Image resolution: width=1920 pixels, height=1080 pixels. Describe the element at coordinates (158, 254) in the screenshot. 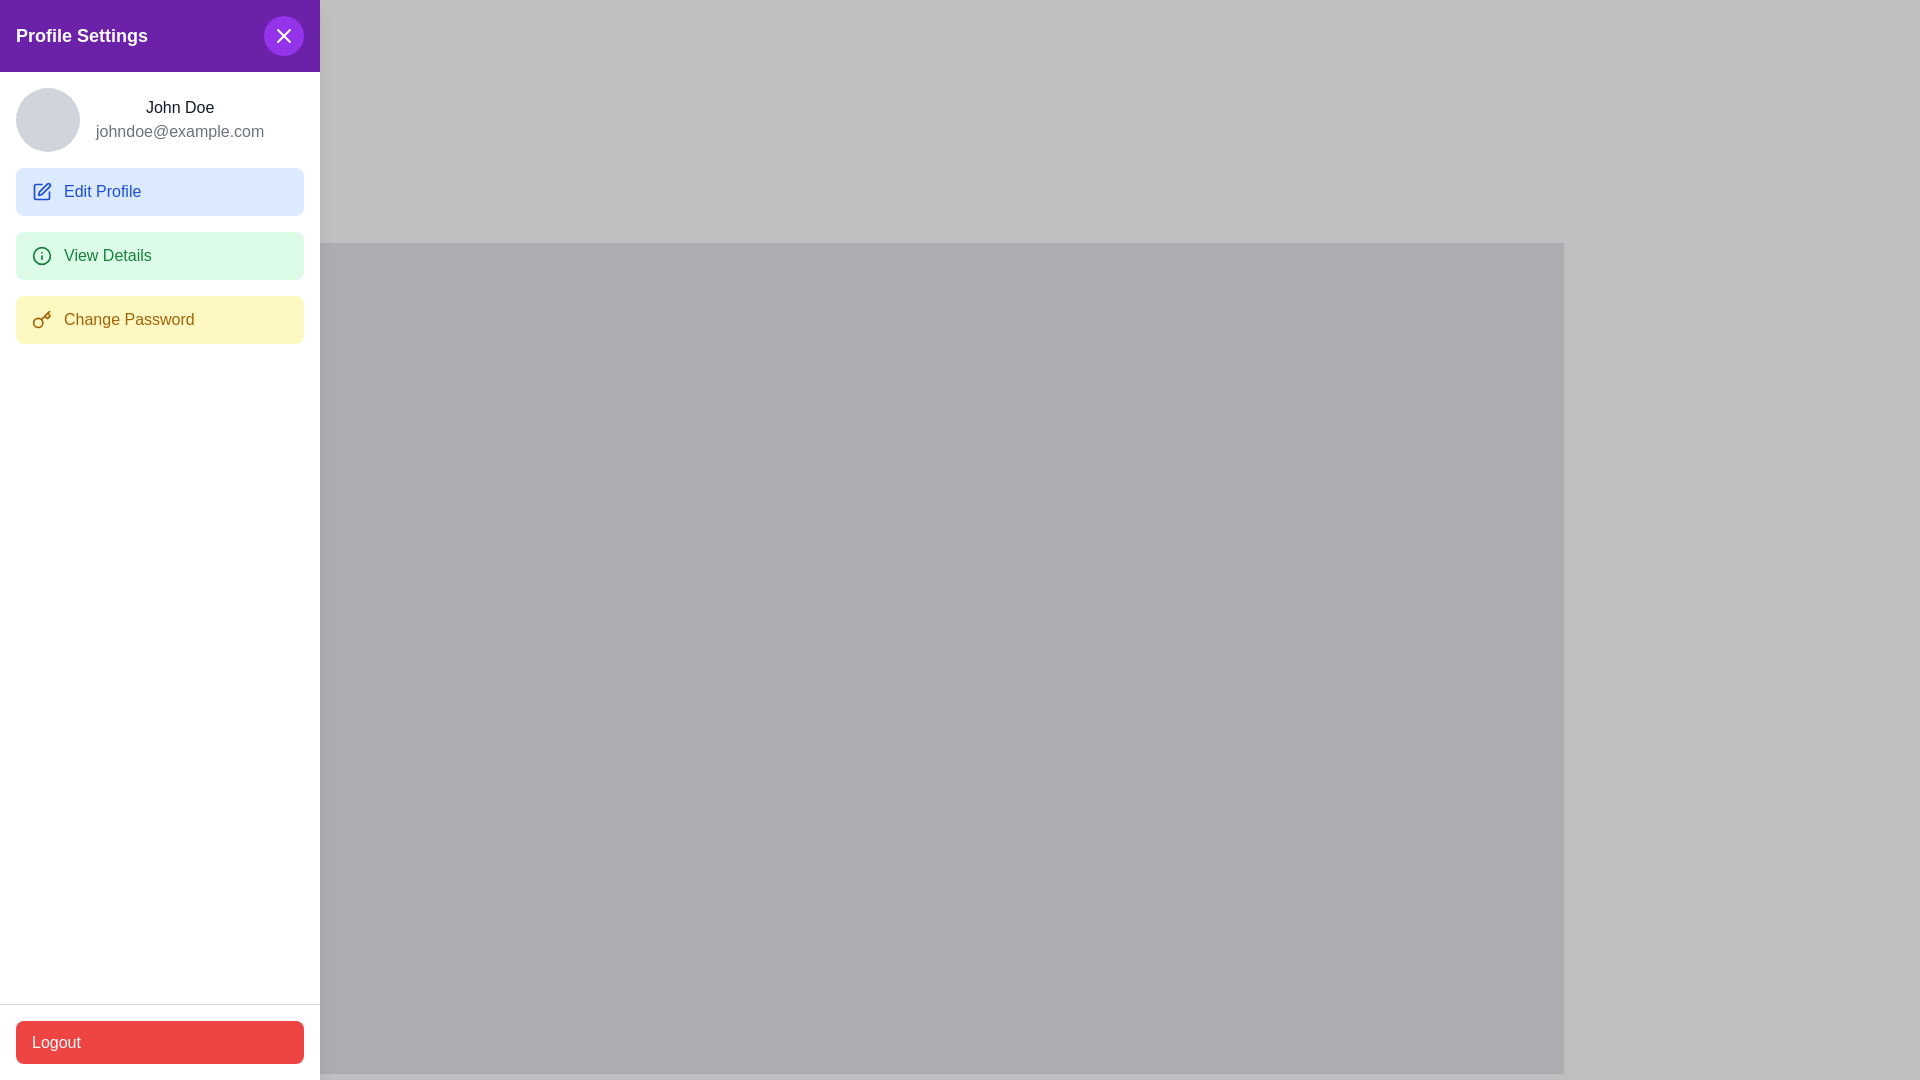

I see `the button located in the left panel under the 'Edit Profile' button and above the 'Change Password' option` at that location.